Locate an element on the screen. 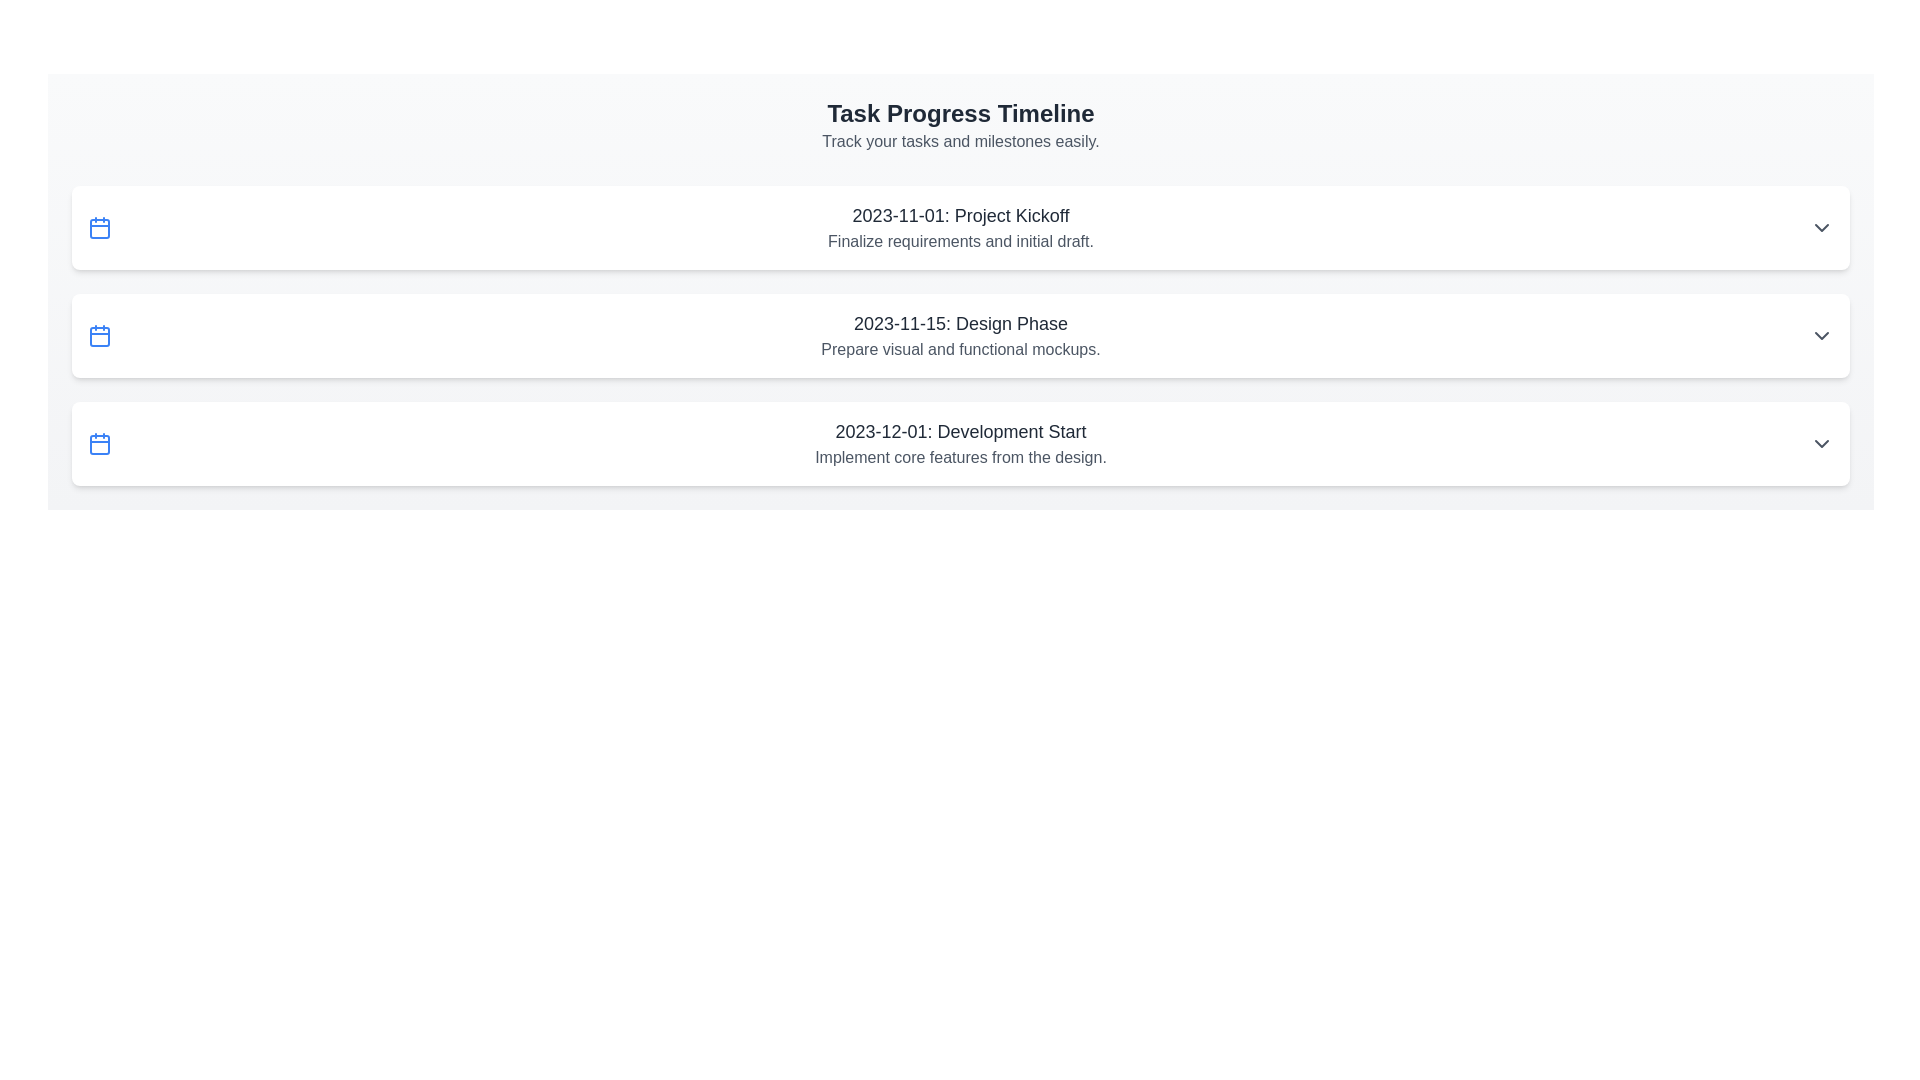  text label that contains 'Implement core features from the design.' which is styled in a smaller, lighter gray font and positioned below the main header text '2023-12-01: Development Start' is located at coordinates (960, 458).